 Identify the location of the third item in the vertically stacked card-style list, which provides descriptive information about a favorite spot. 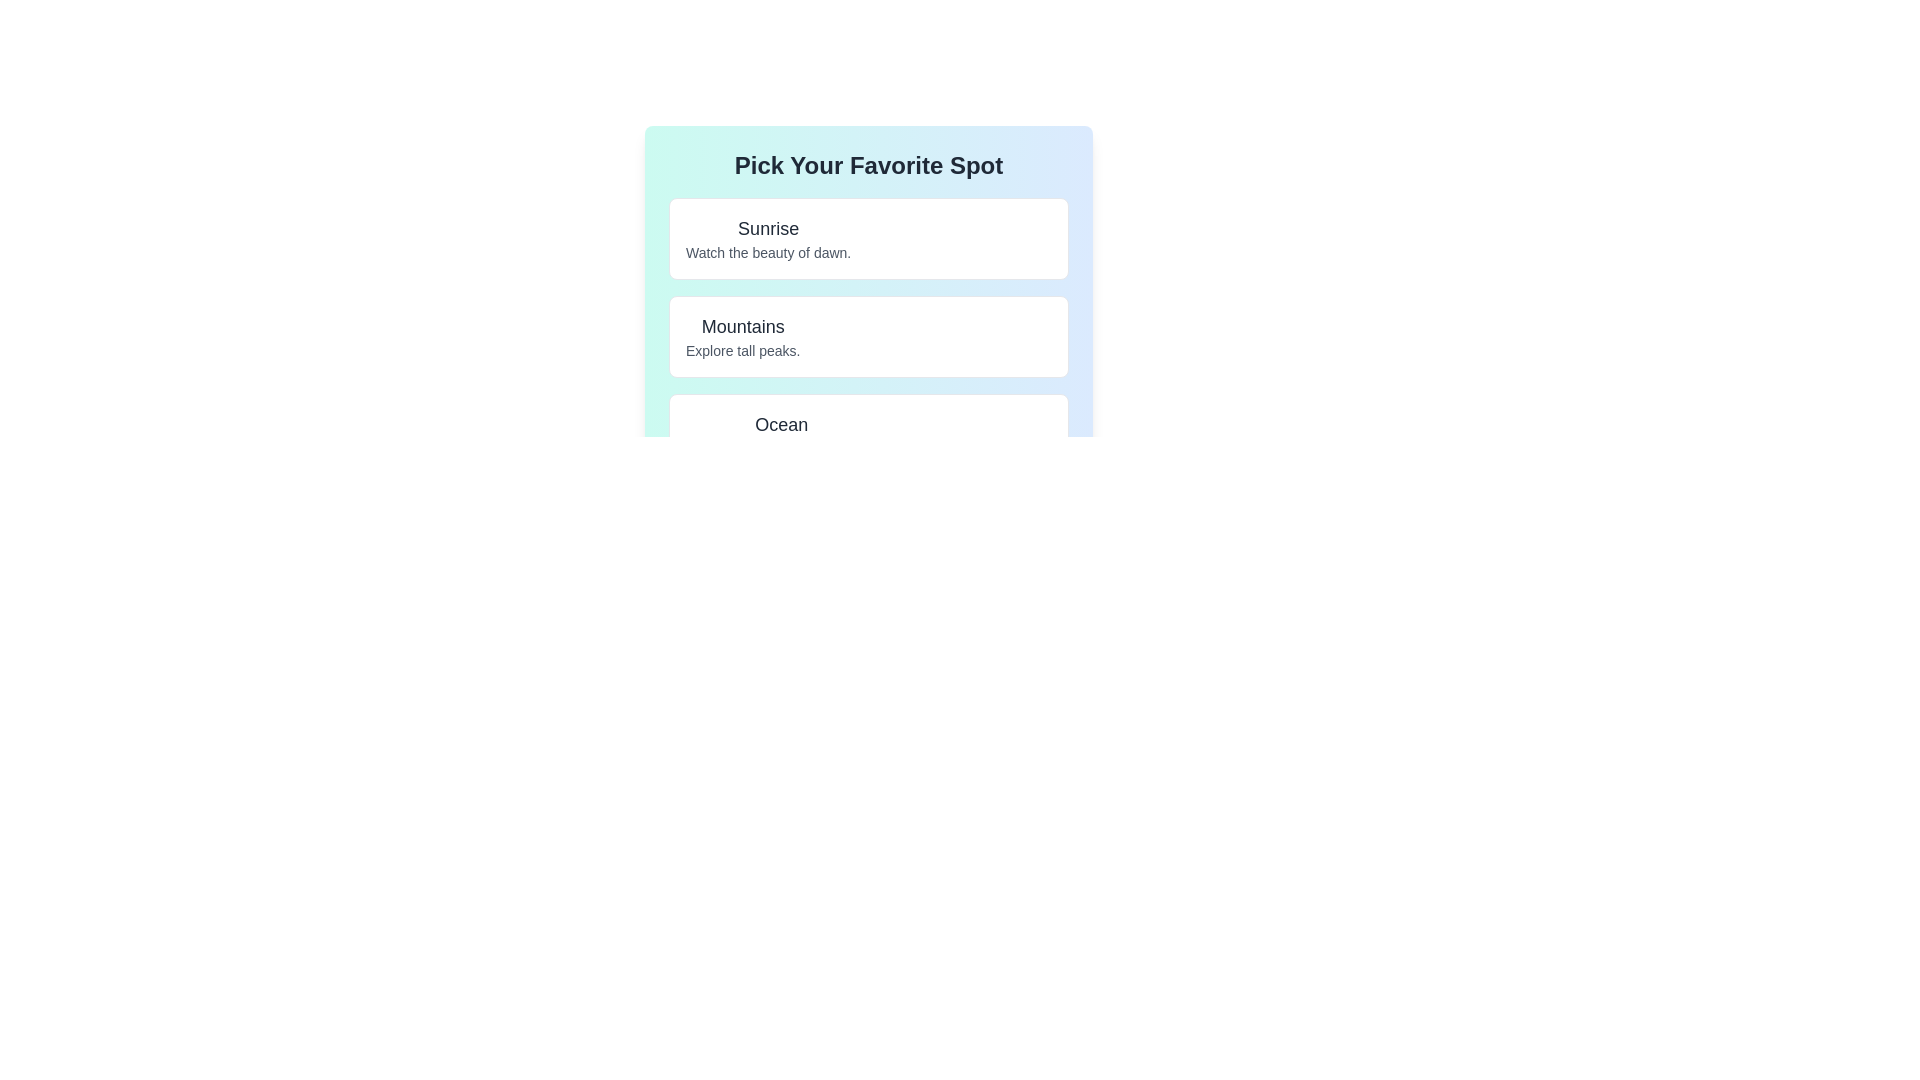
(780, 434).